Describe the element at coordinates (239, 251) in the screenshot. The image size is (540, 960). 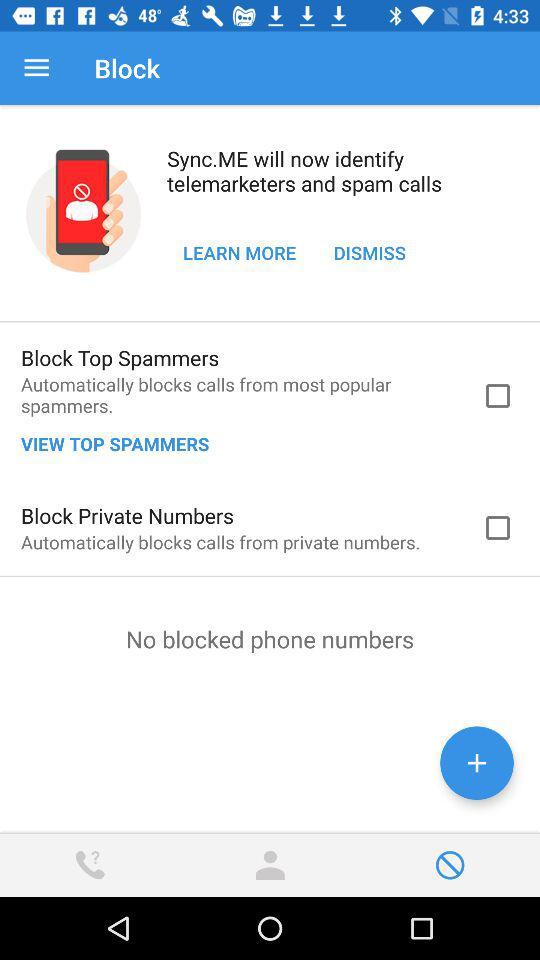
I see `icon next to dismiss` at that location.